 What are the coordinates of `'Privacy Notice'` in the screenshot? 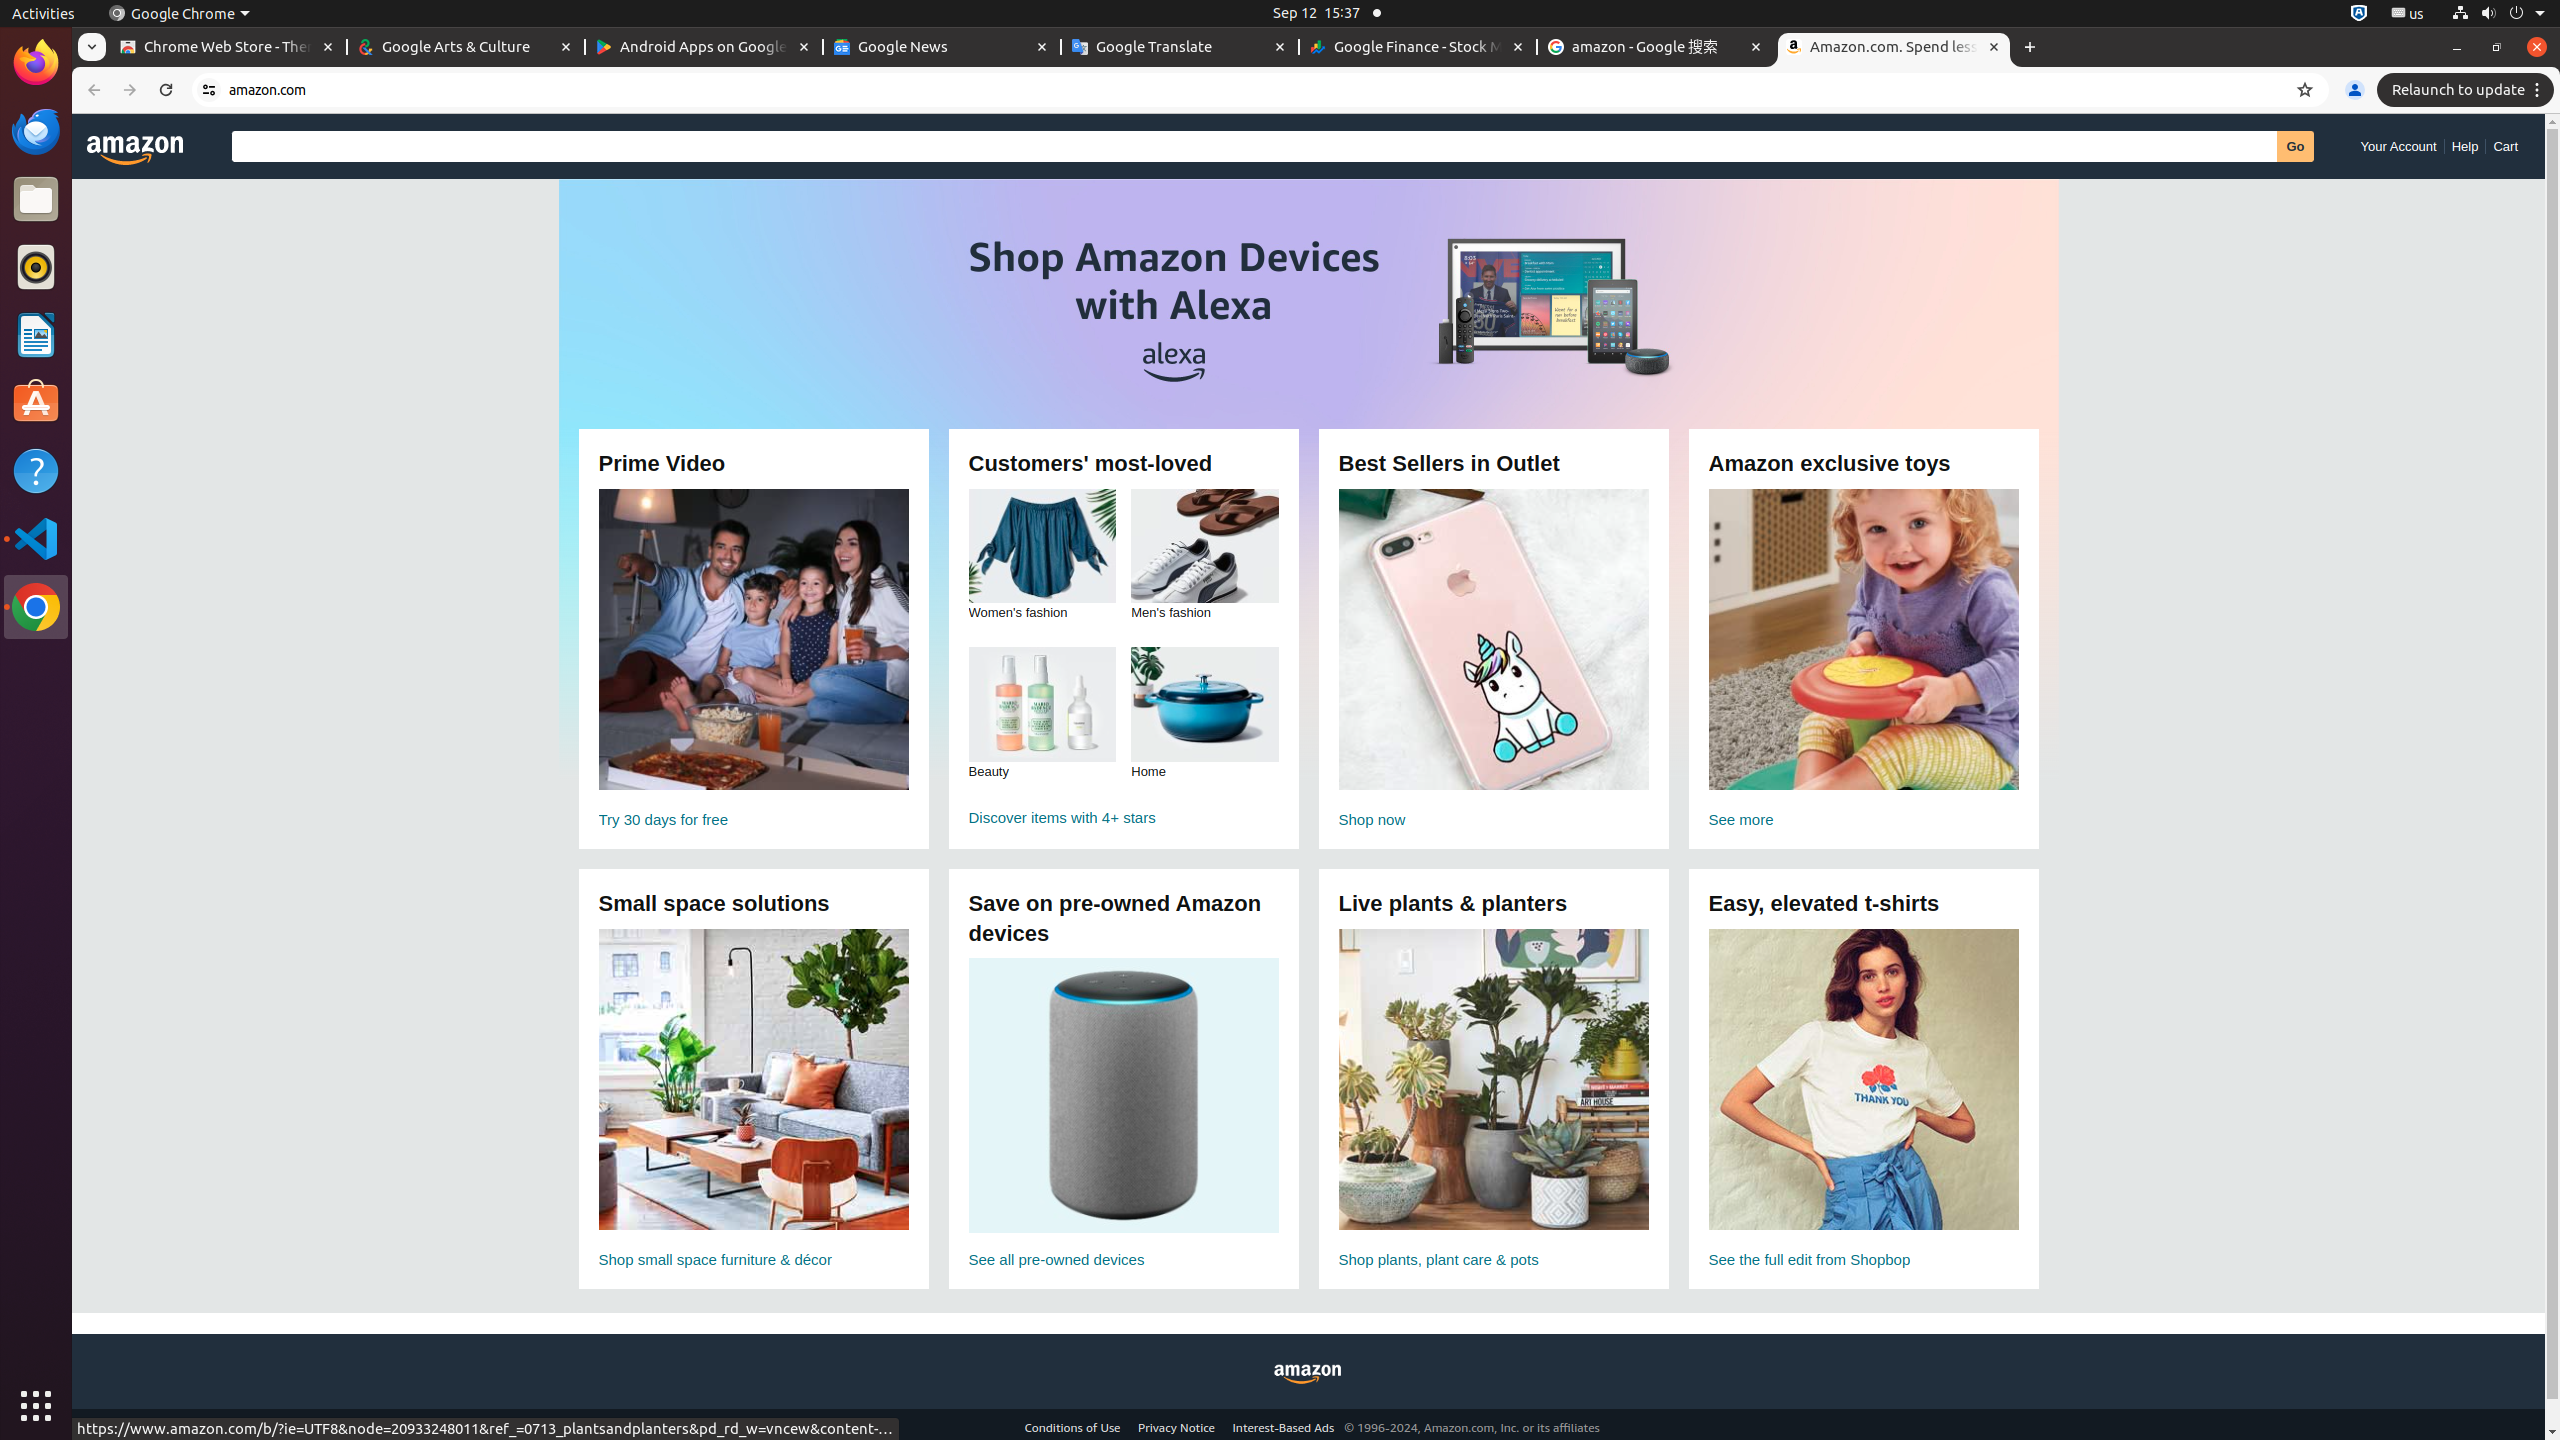 It's located at (1175, 1426).